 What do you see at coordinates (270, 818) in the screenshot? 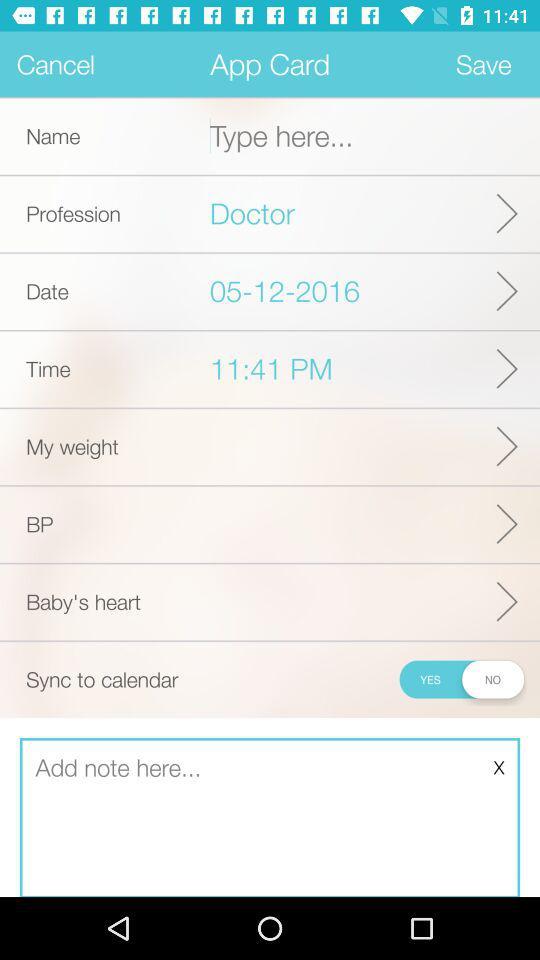
I see `type in the box` at bounding box center [270, 818].